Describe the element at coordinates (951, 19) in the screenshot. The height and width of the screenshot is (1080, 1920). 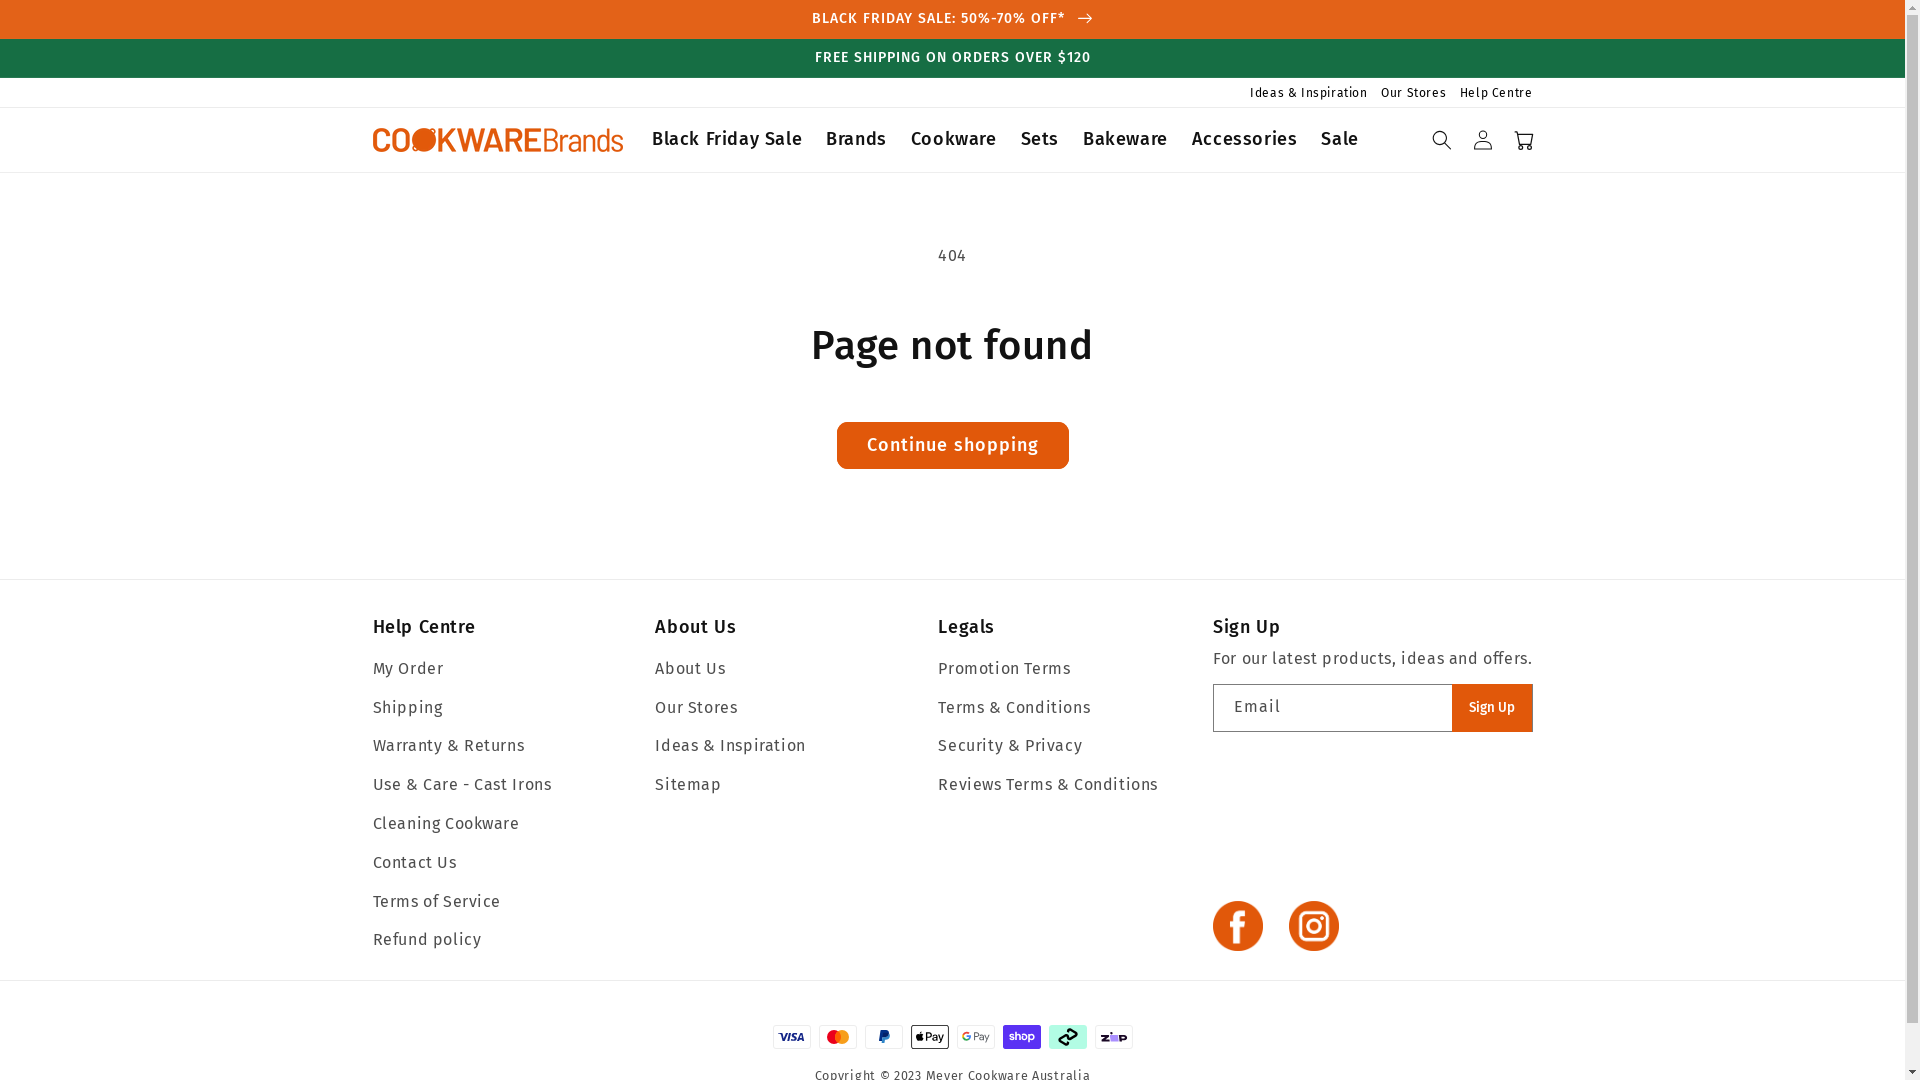
I see `'BLACK FRIDAY SALE: 50%-70% OFF*'` at that location.